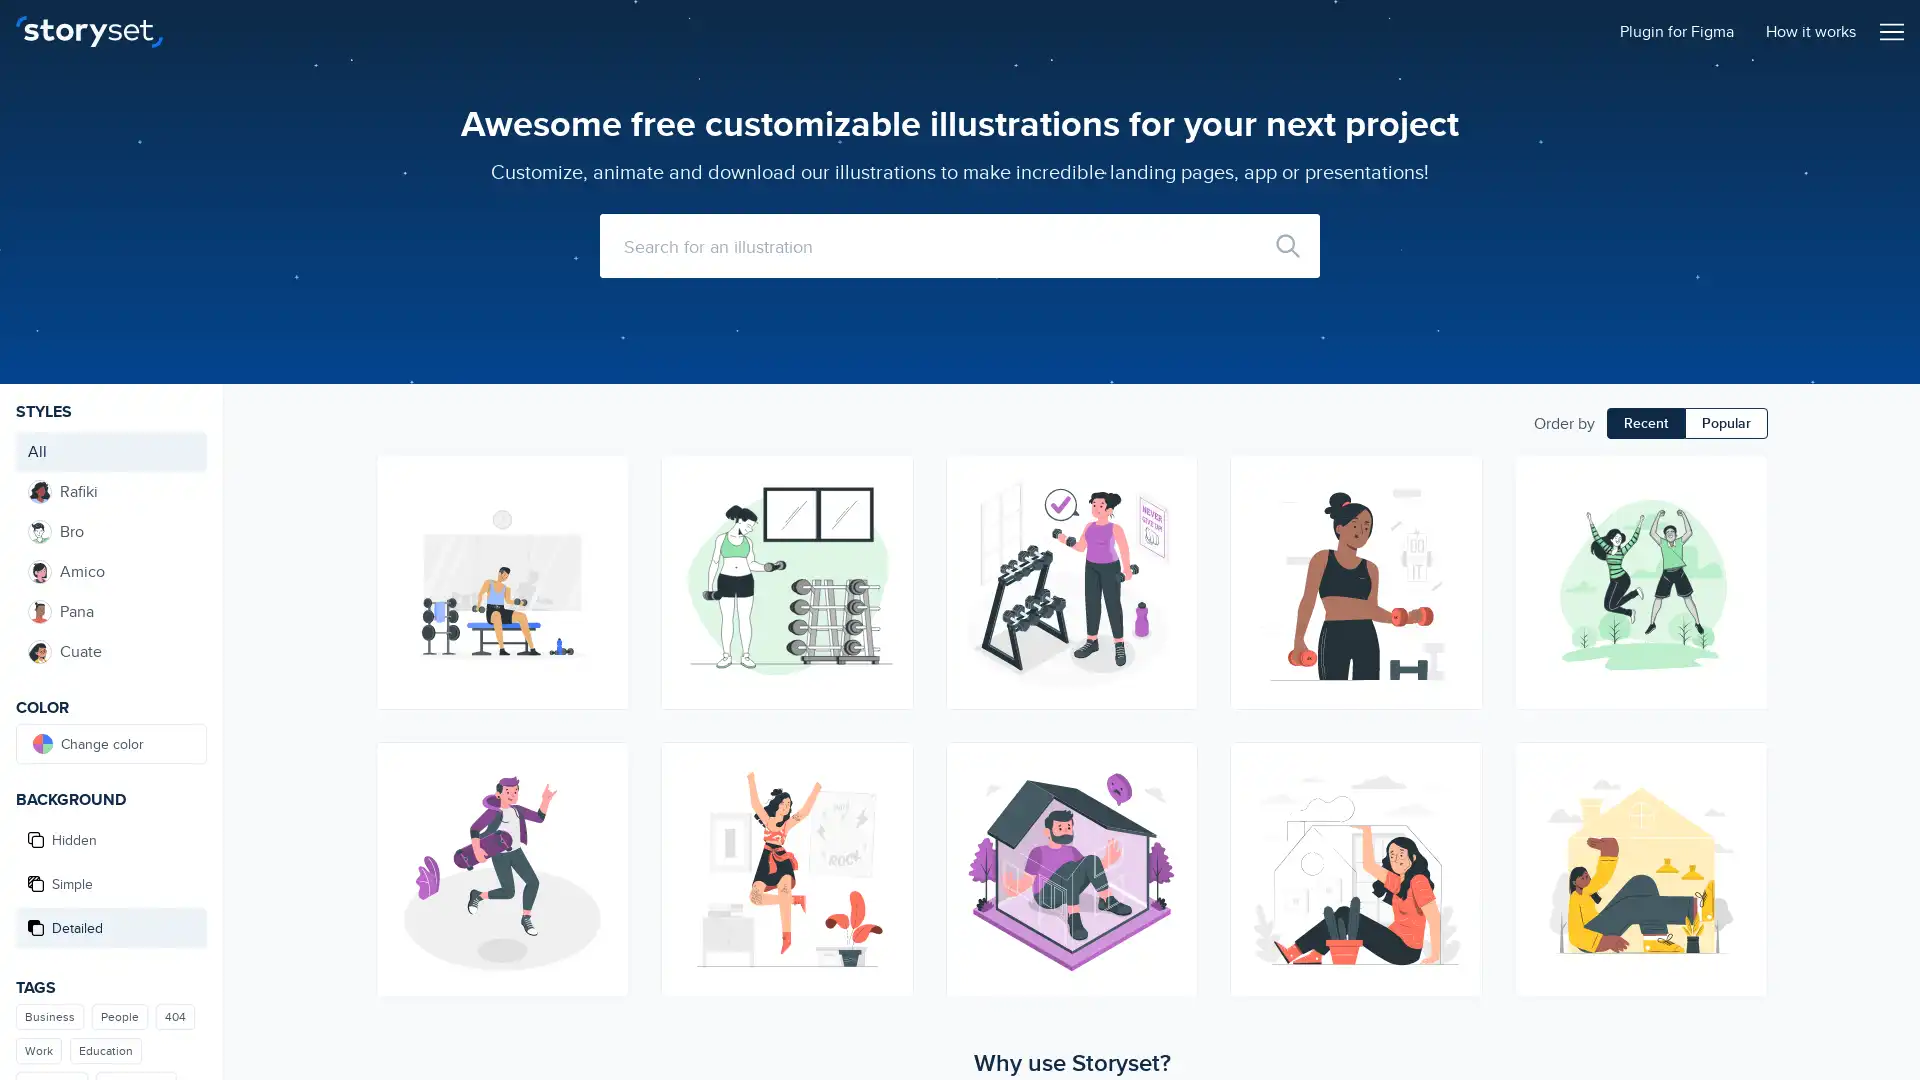  I want to click on wand icon Animate, so click(1458, 479).